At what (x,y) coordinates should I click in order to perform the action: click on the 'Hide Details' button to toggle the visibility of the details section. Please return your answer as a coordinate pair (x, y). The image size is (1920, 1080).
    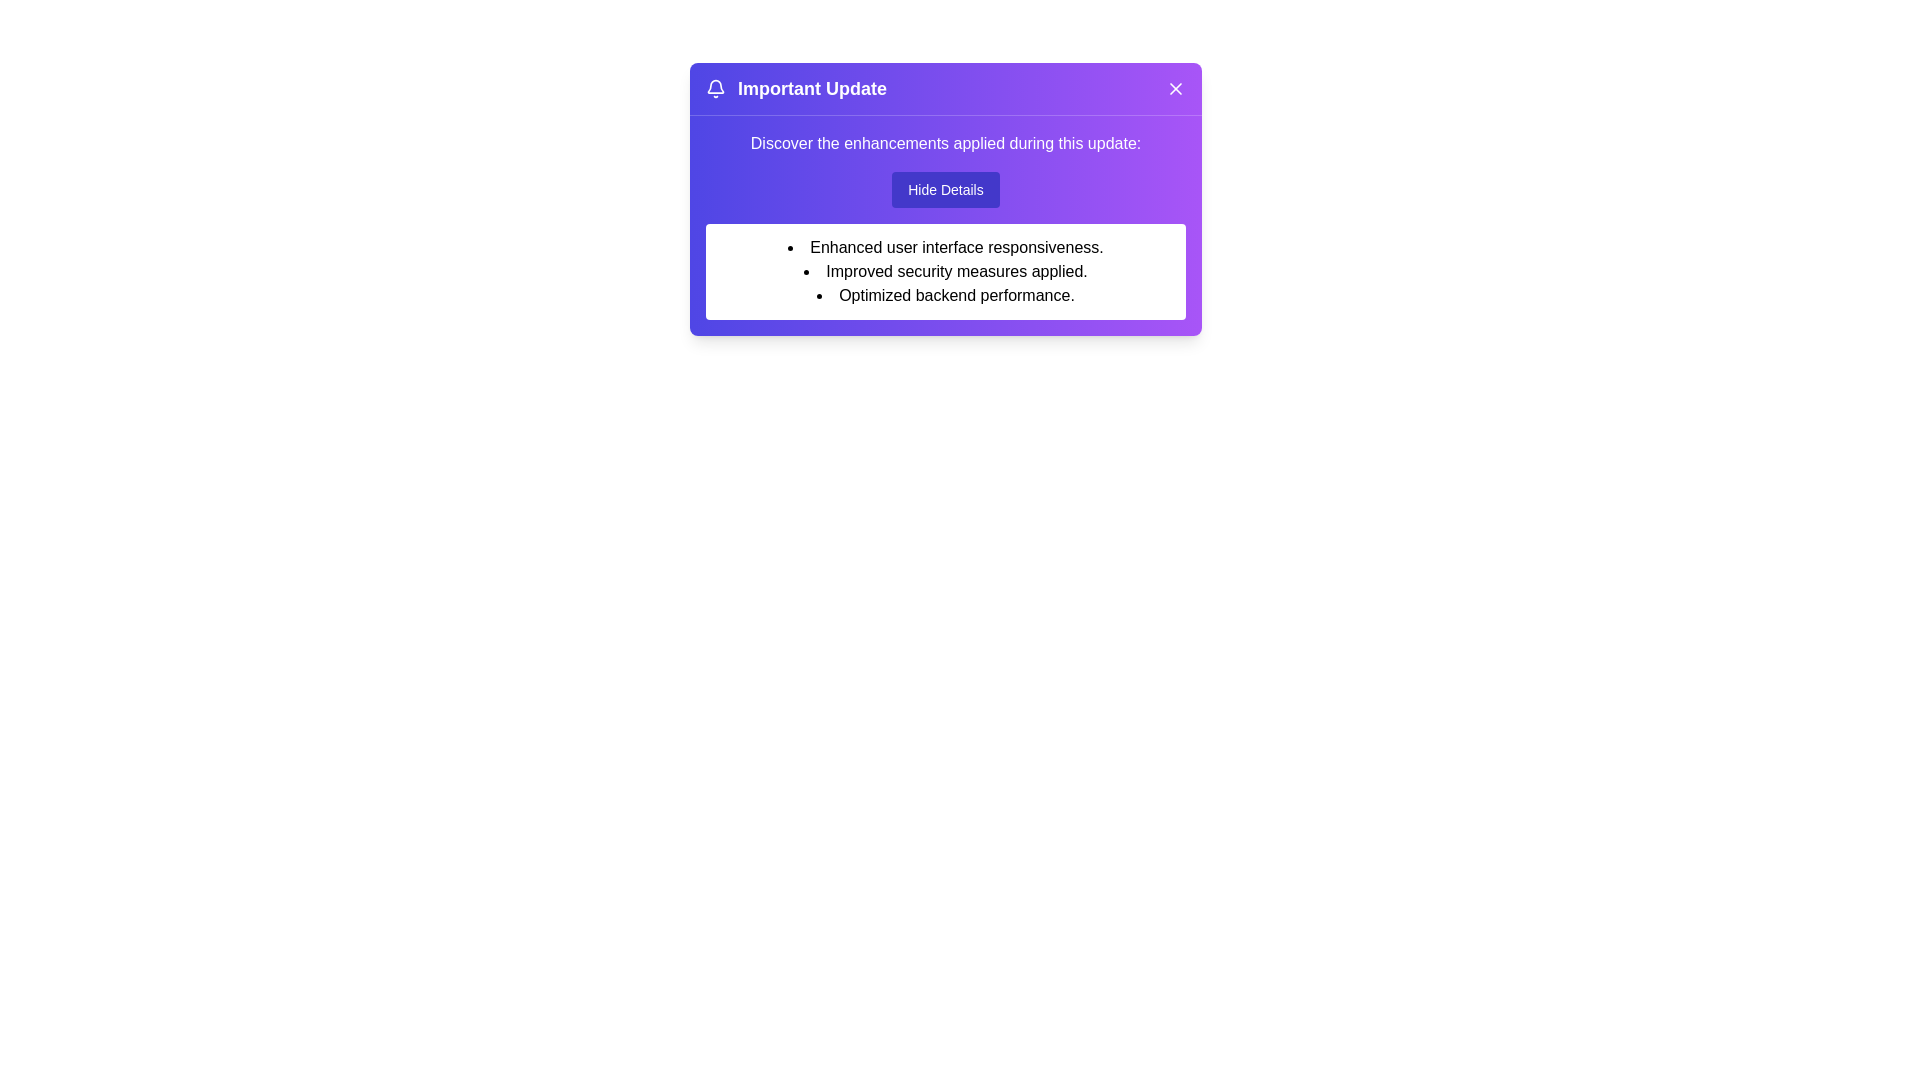
    Looking at the image, I should click on (944, 189).